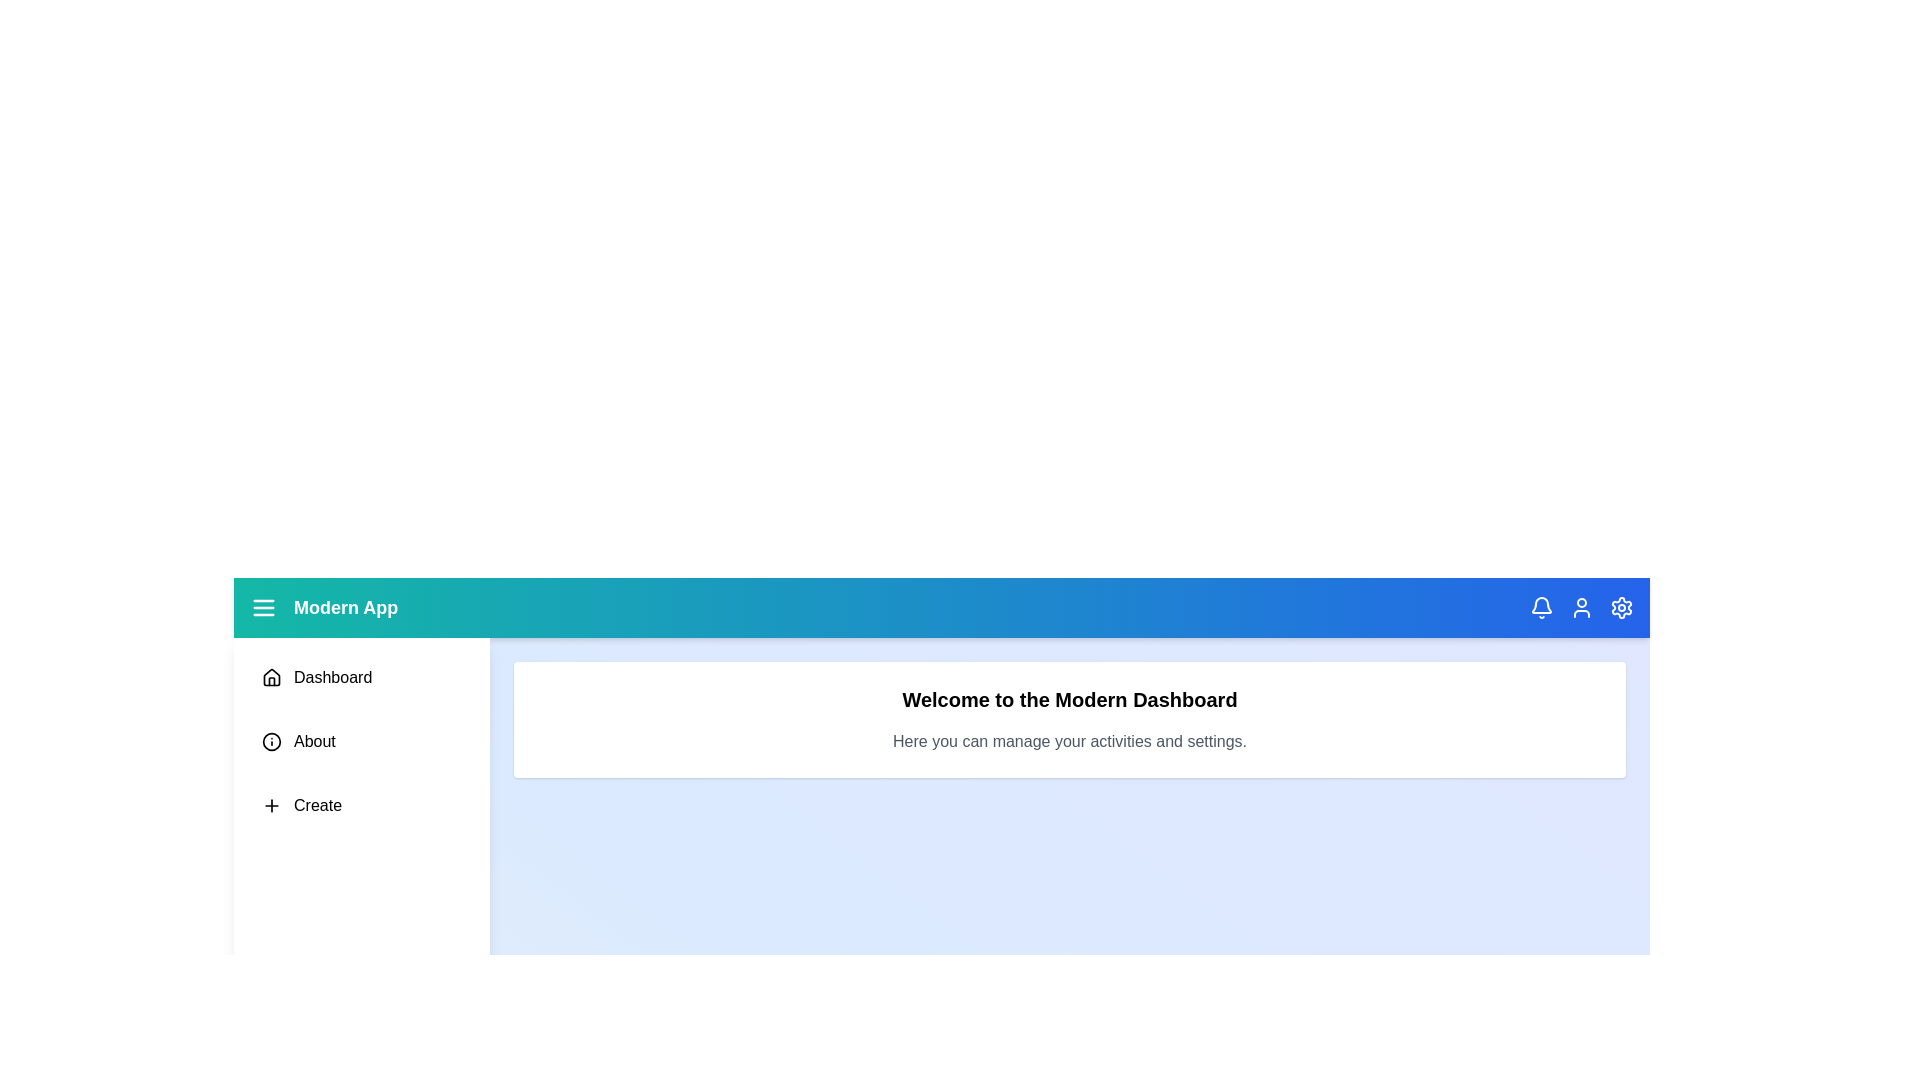 The width and height of the screenshot is (1920, 1080). I want to click on the menu icon to toggle the sidebar visibility, so click(263, 607).